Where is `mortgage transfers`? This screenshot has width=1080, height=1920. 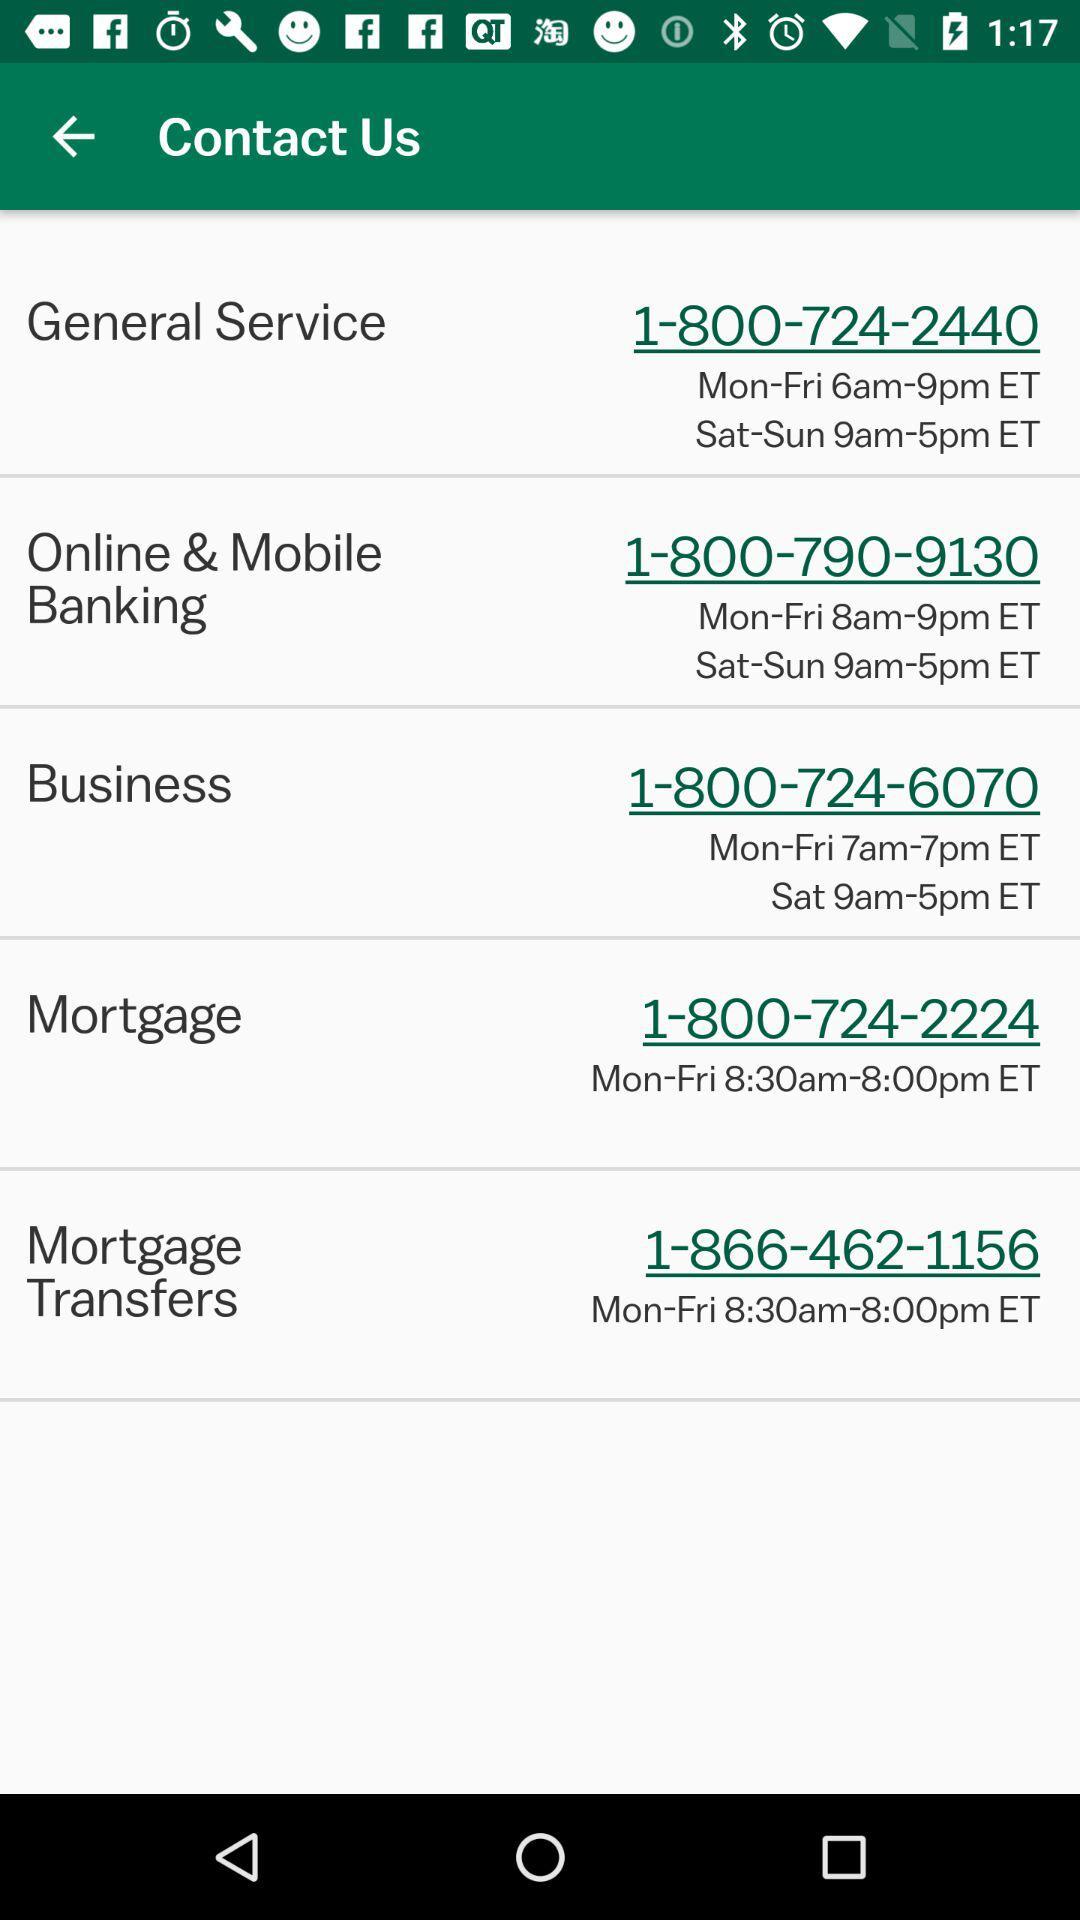
mortgage transfers is located at coordinates (235, 1269).